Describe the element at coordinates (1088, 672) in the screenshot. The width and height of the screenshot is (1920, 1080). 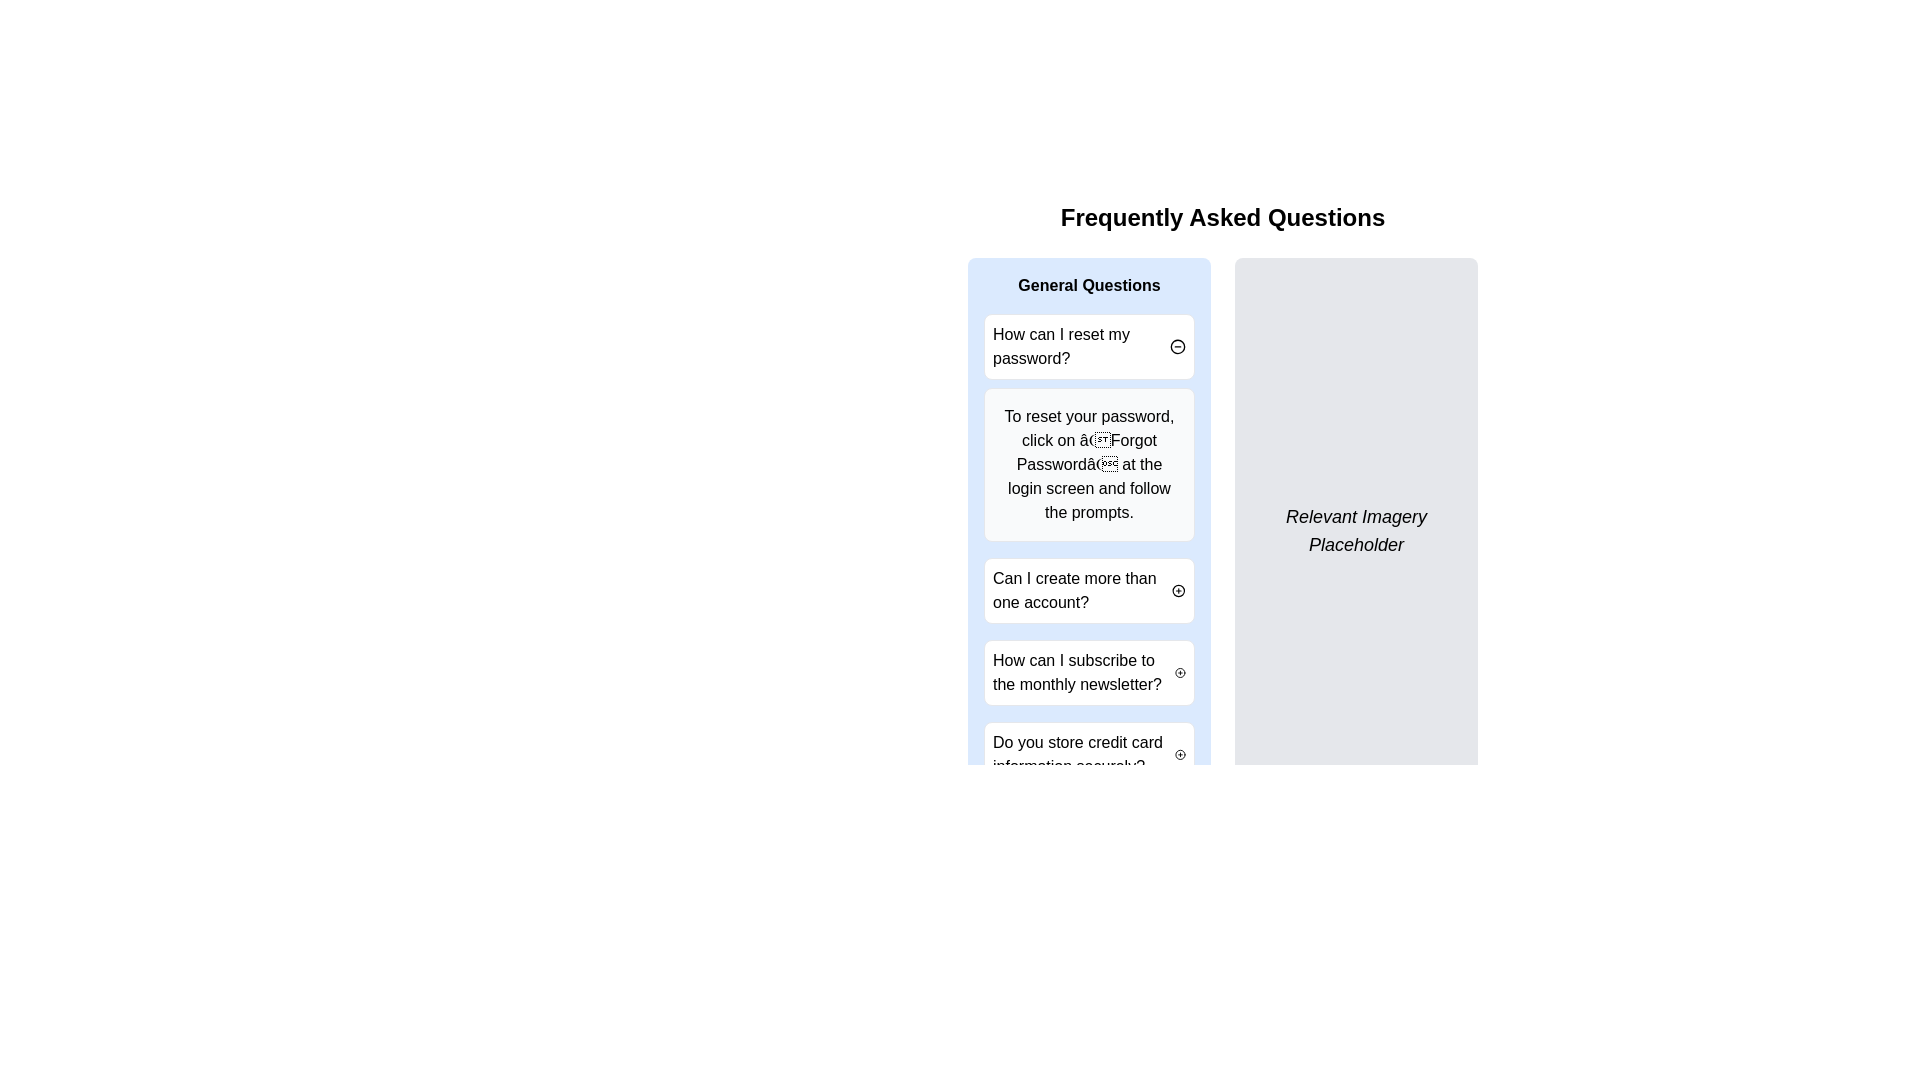
I see `the fourth FAQ question under the 'General Questions' section` at that location.